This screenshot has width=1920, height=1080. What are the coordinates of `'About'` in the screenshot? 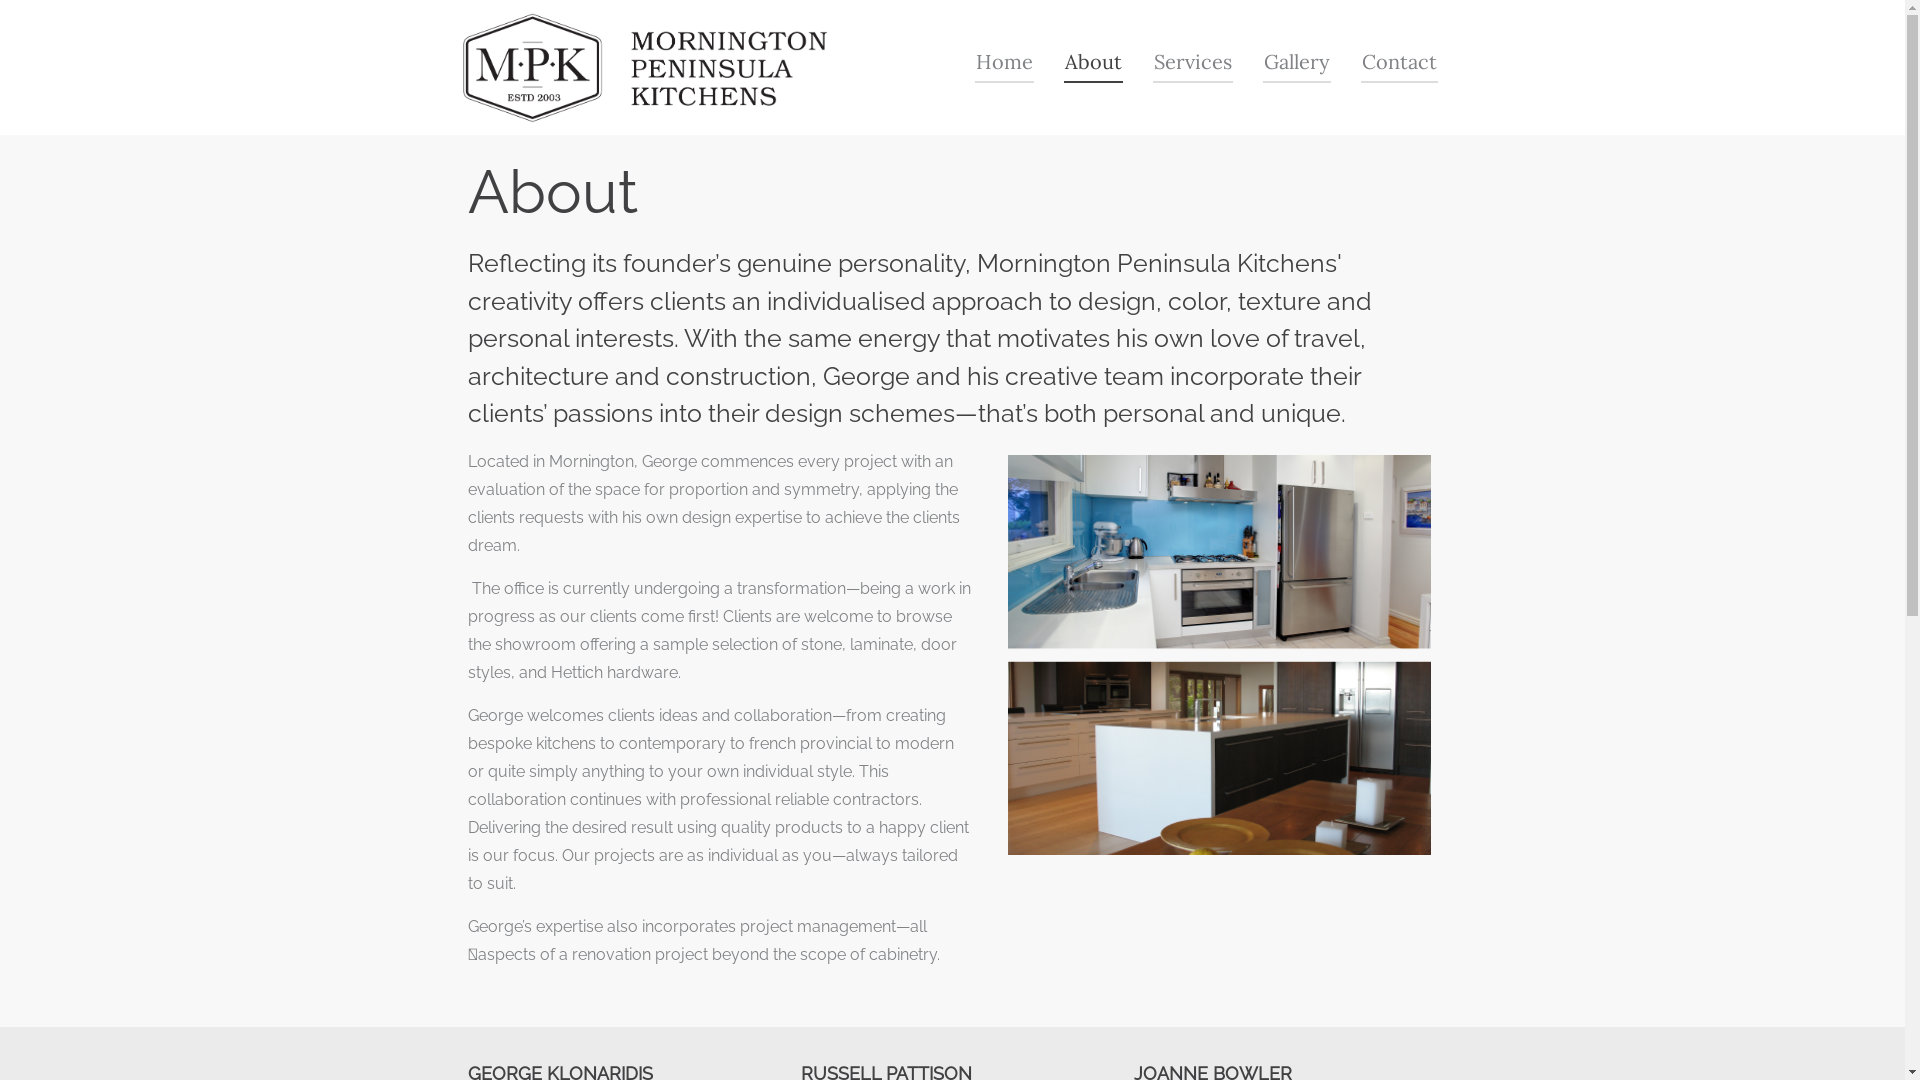 It's located at (1092, 61).